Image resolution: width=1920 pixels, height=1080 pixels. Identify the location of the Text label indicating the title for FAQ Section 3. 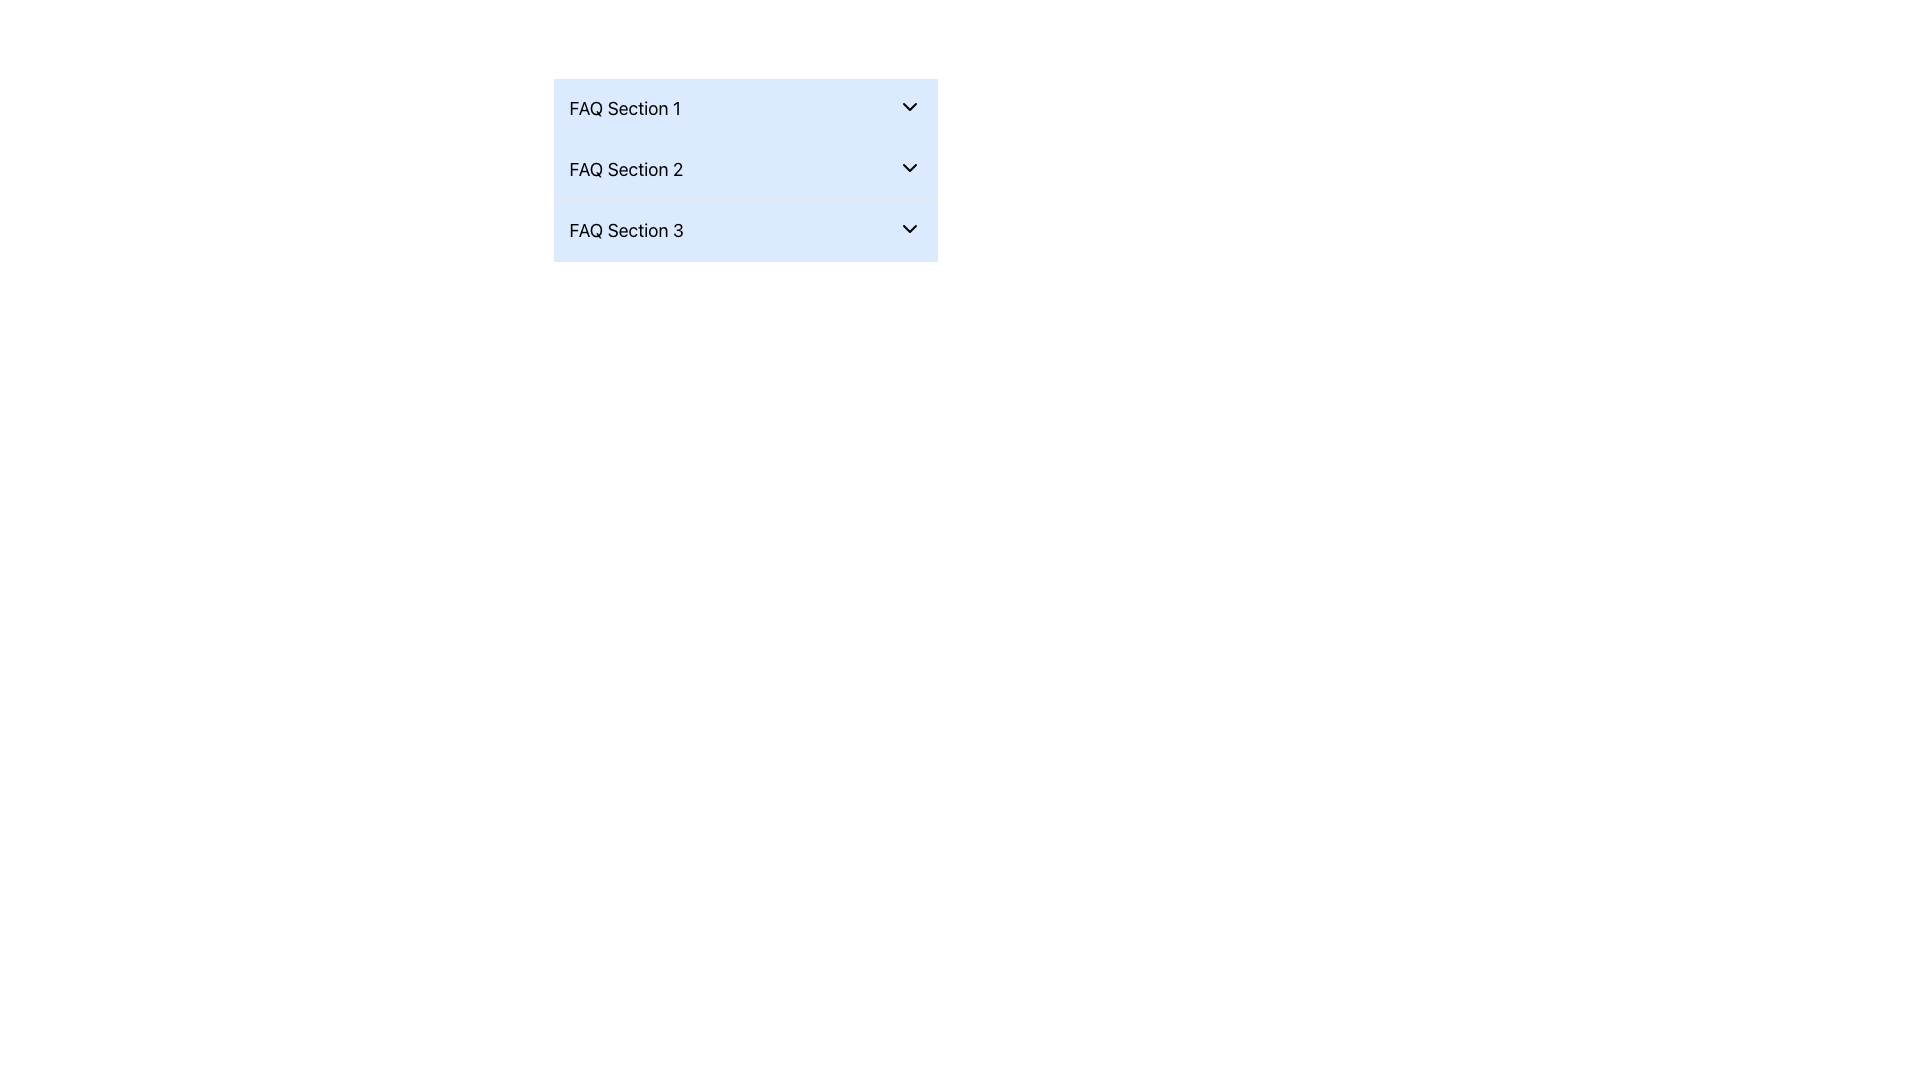
(625, 230).